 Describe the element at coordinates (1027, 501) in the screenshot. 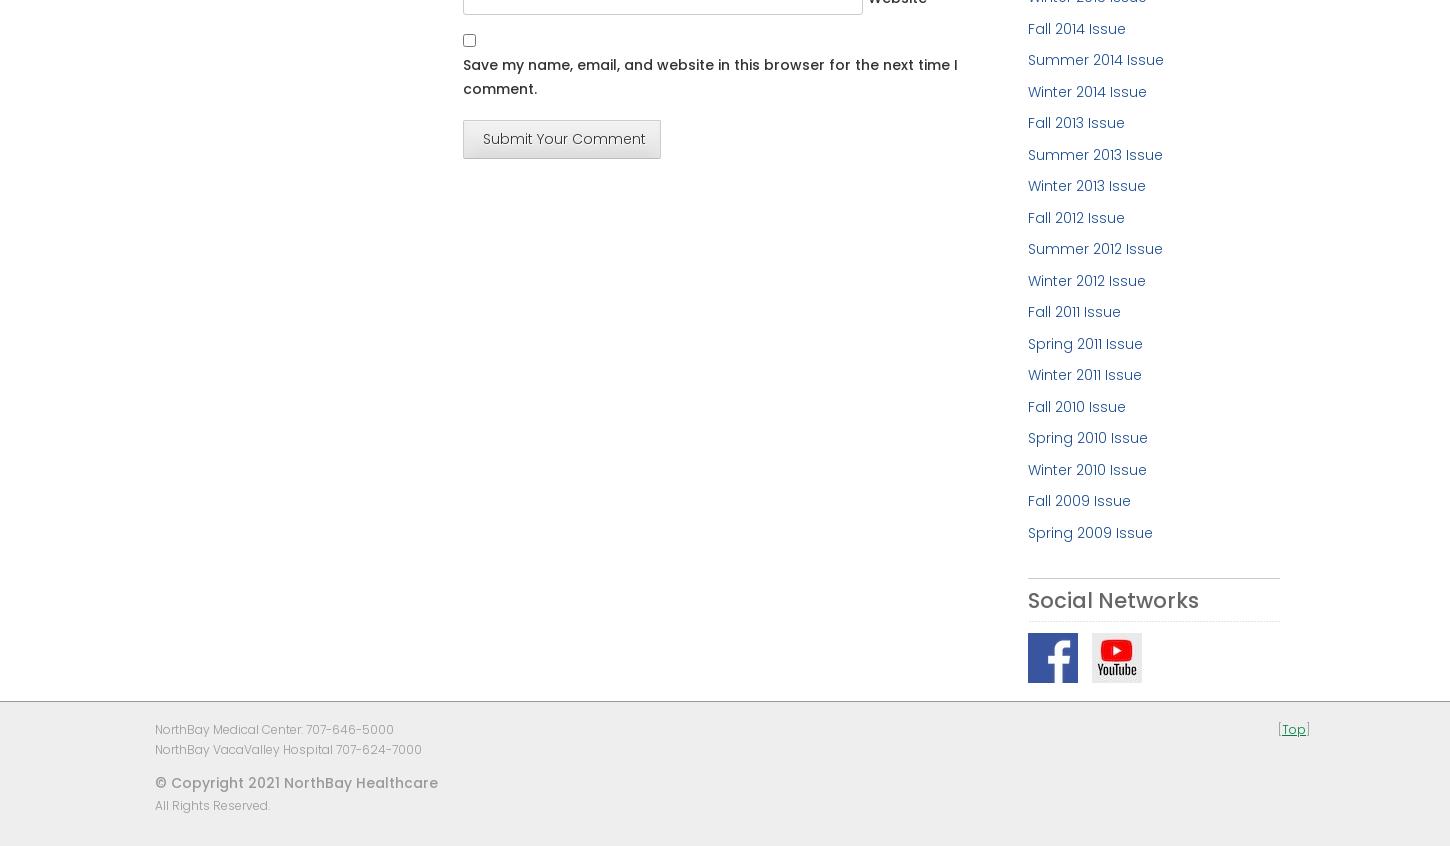

I see `'Fall 2009 Issue'` at that location.